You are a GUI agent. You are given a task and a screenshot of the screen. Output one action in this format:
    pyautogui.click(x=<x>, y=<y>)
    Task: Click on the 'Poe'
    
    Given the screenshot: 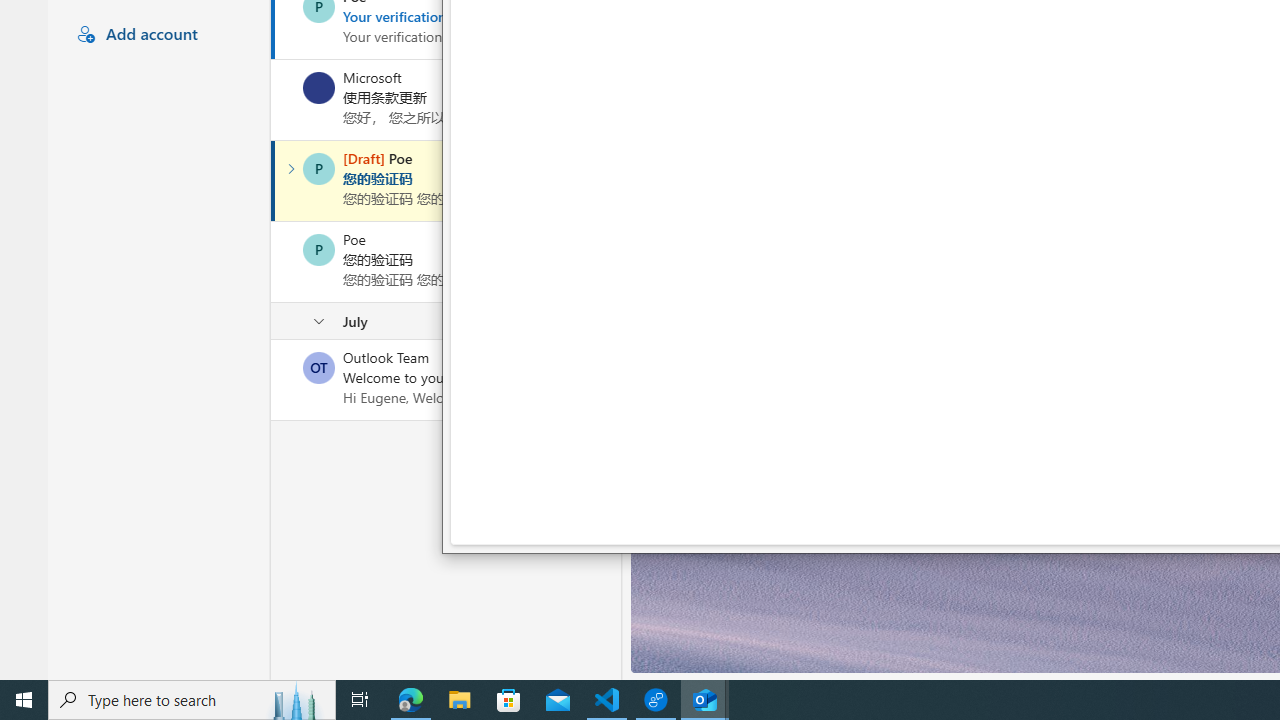 What is the action you would take?
    pyautogui.click(x=318, y=248)
    